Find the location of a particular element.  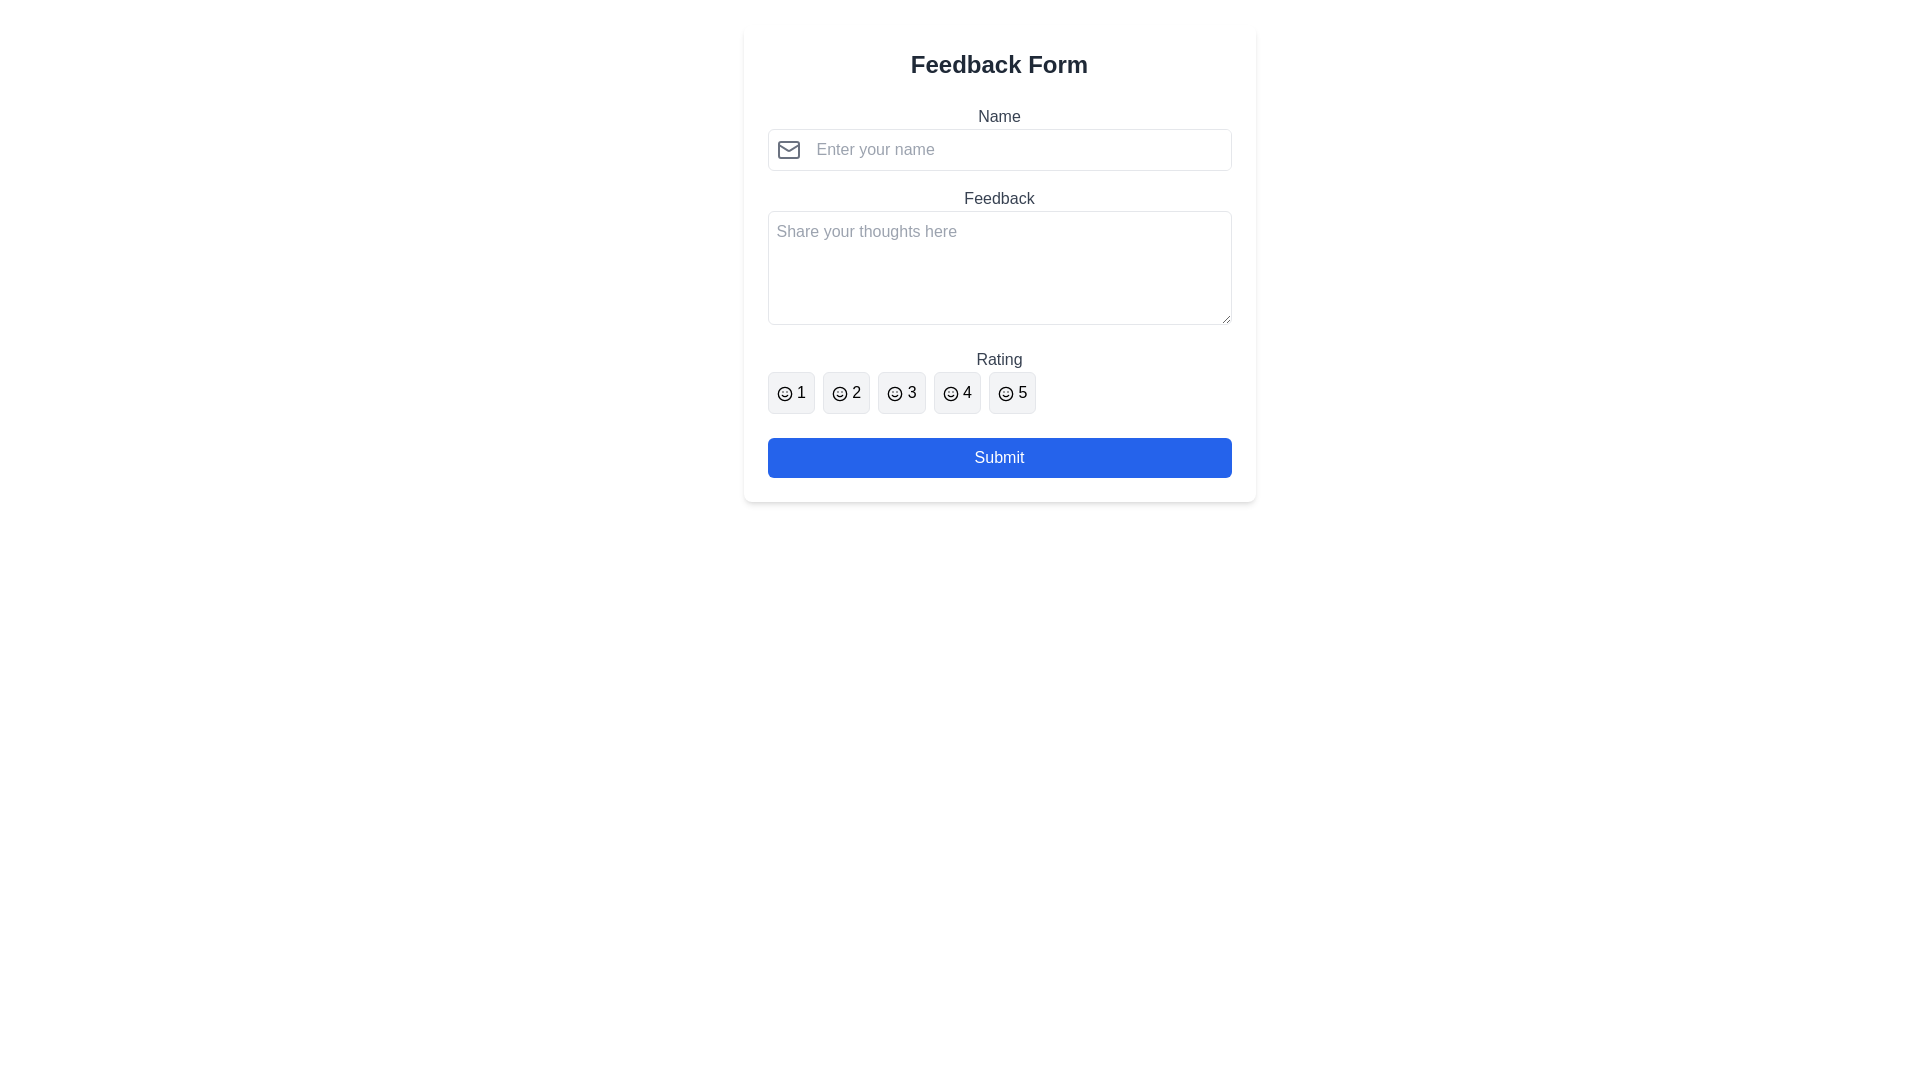

the button labeled '2' with a smiley icon, which is styled with rounded corners and a light gray background is located at coordinates (846, 393).